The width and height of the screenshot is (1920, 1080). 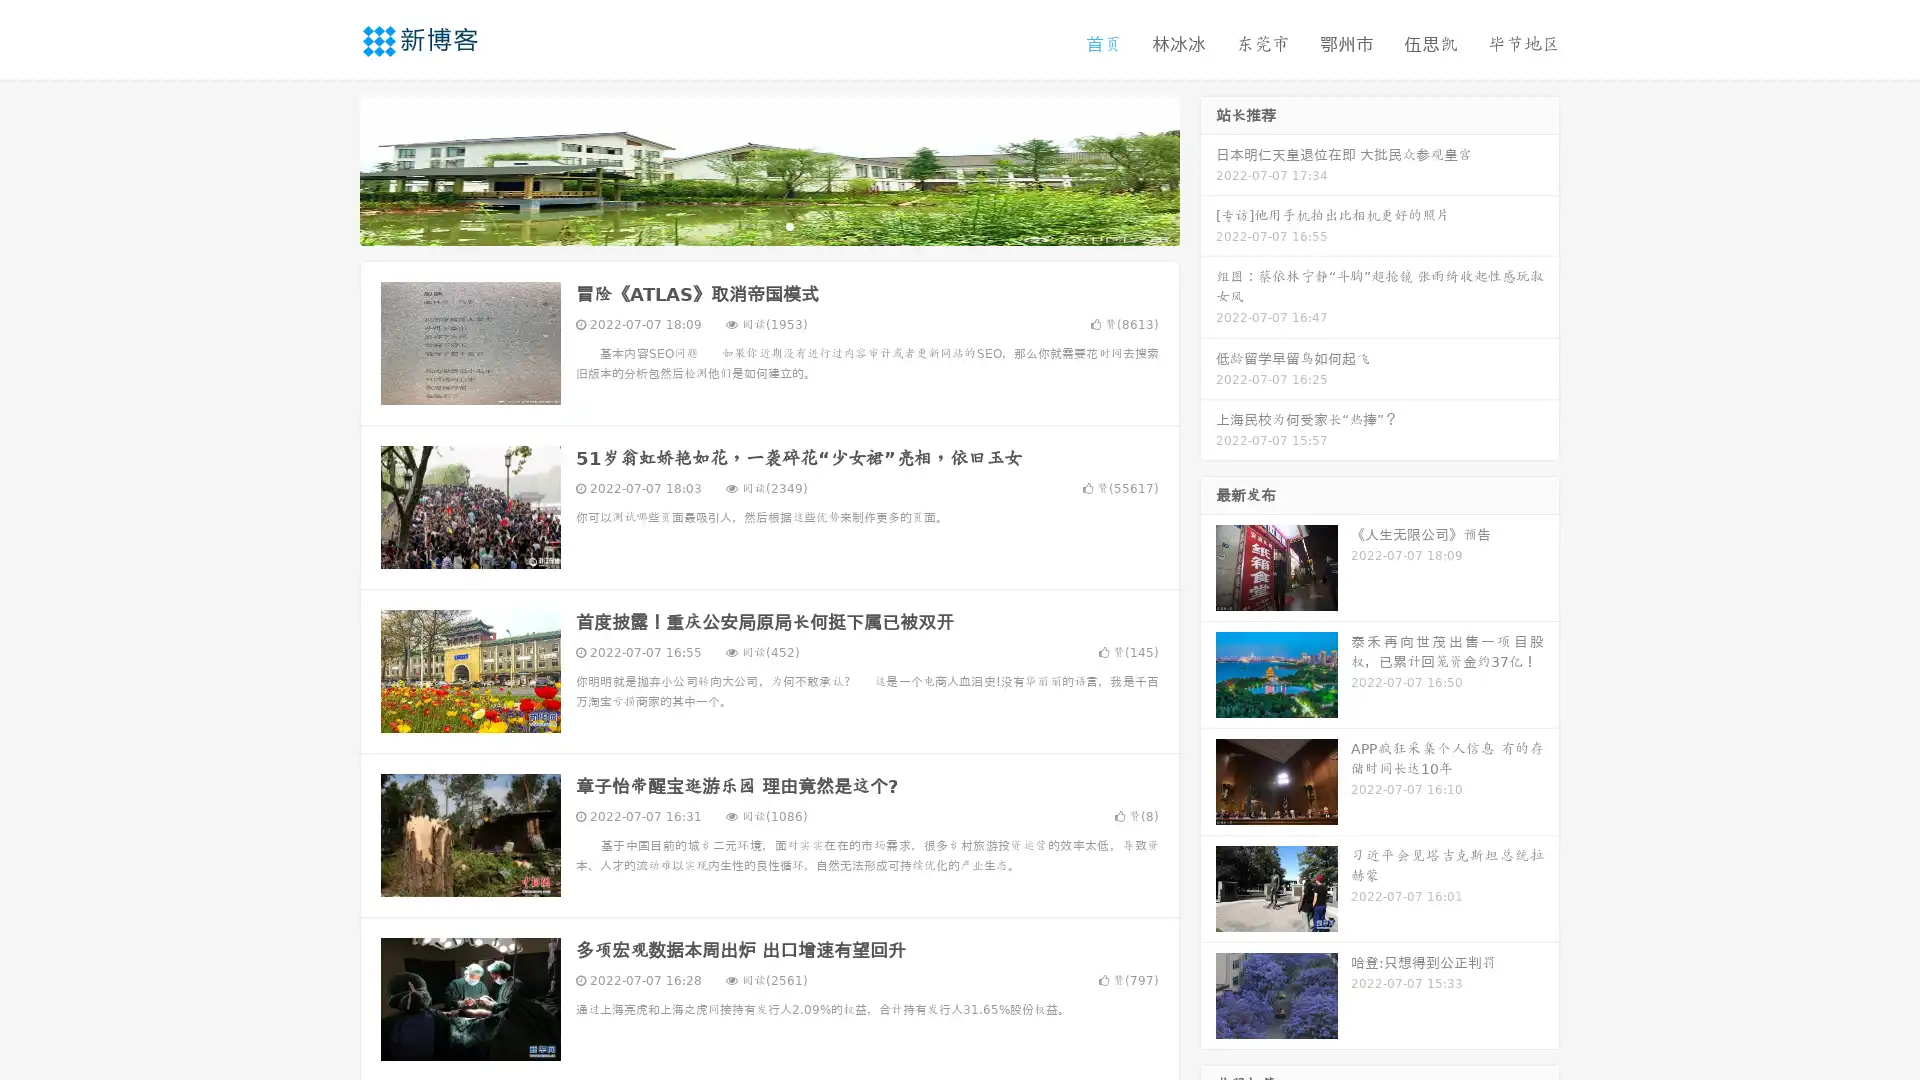 What do you see at coordinates (748, 225) in the screenshot?
I see `Go to slide 1` at bounding box center [748, 225].